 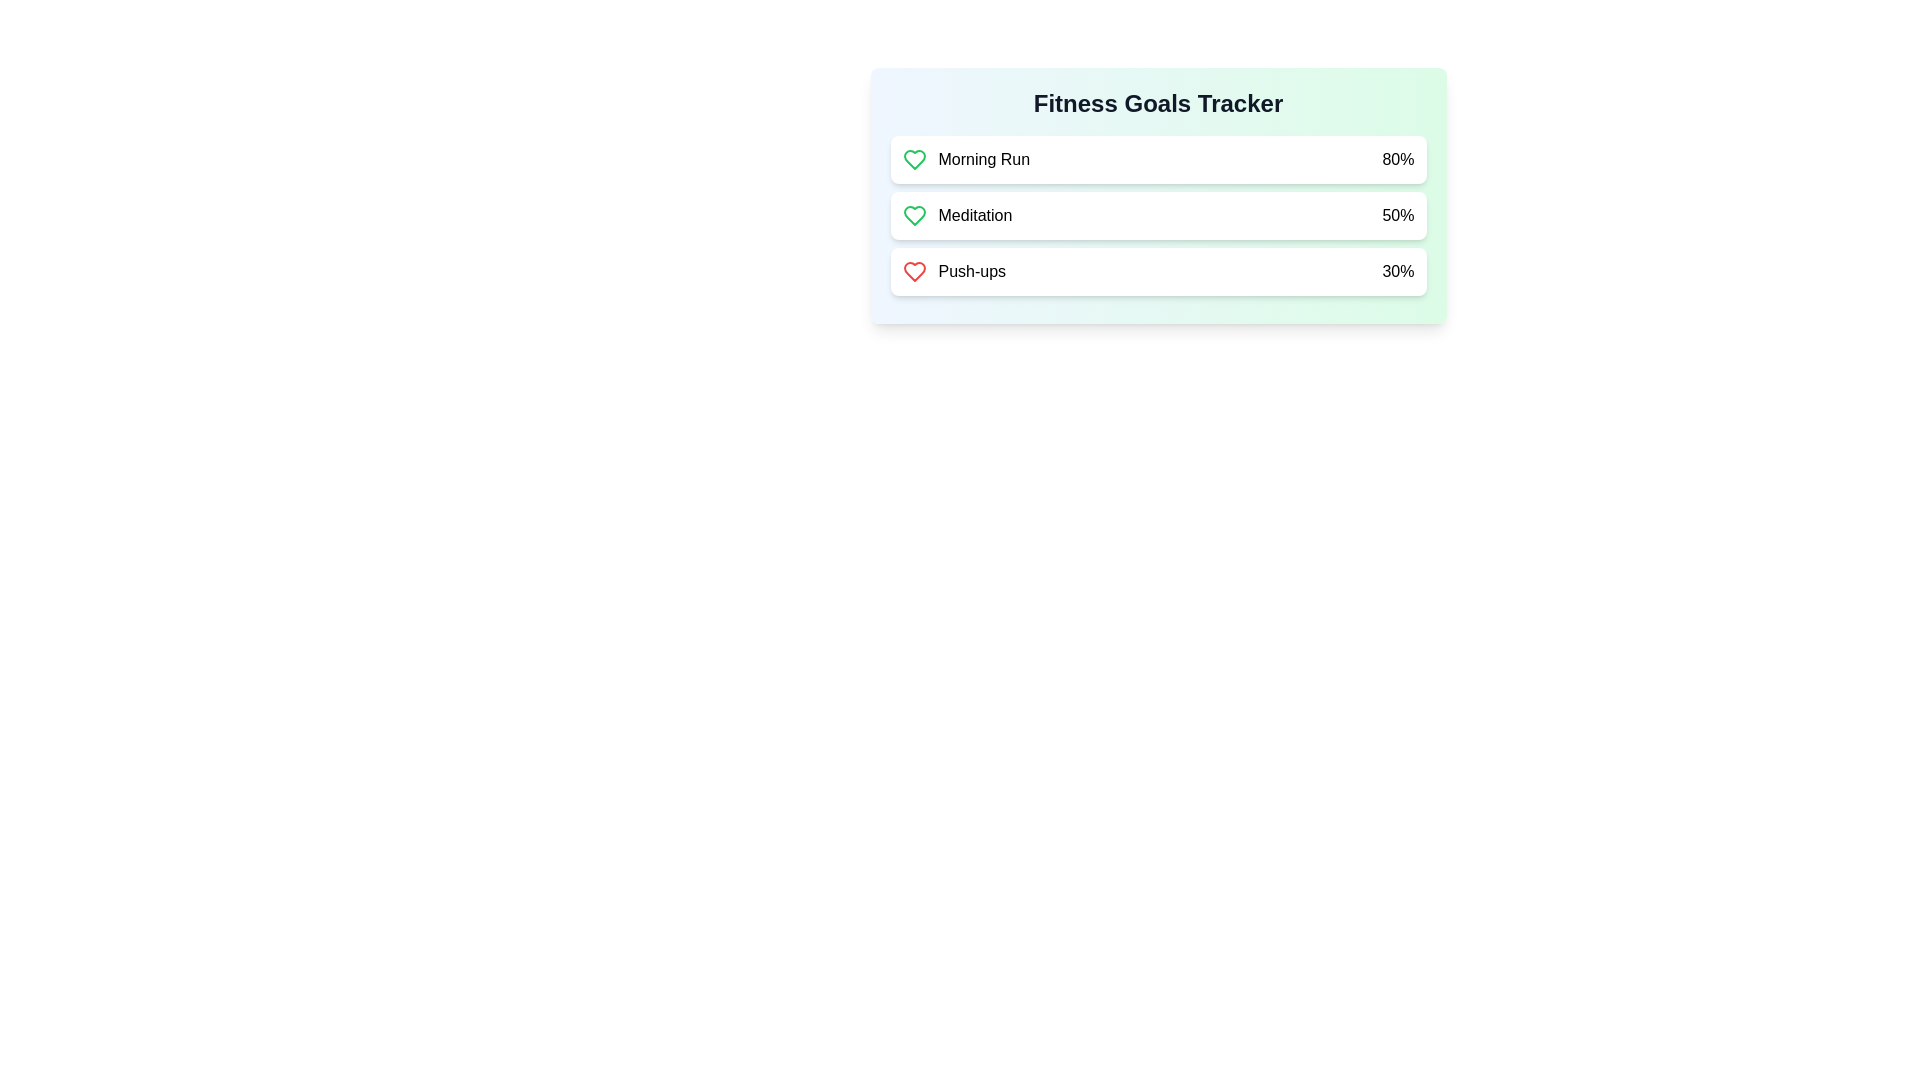 What do you see at coordinates (1397, 216) in the screenshot?
I see `the text element displaying '50%' located in the second row of a list, adjacent to 'Meditation'` at bounding box center [1397, 216].